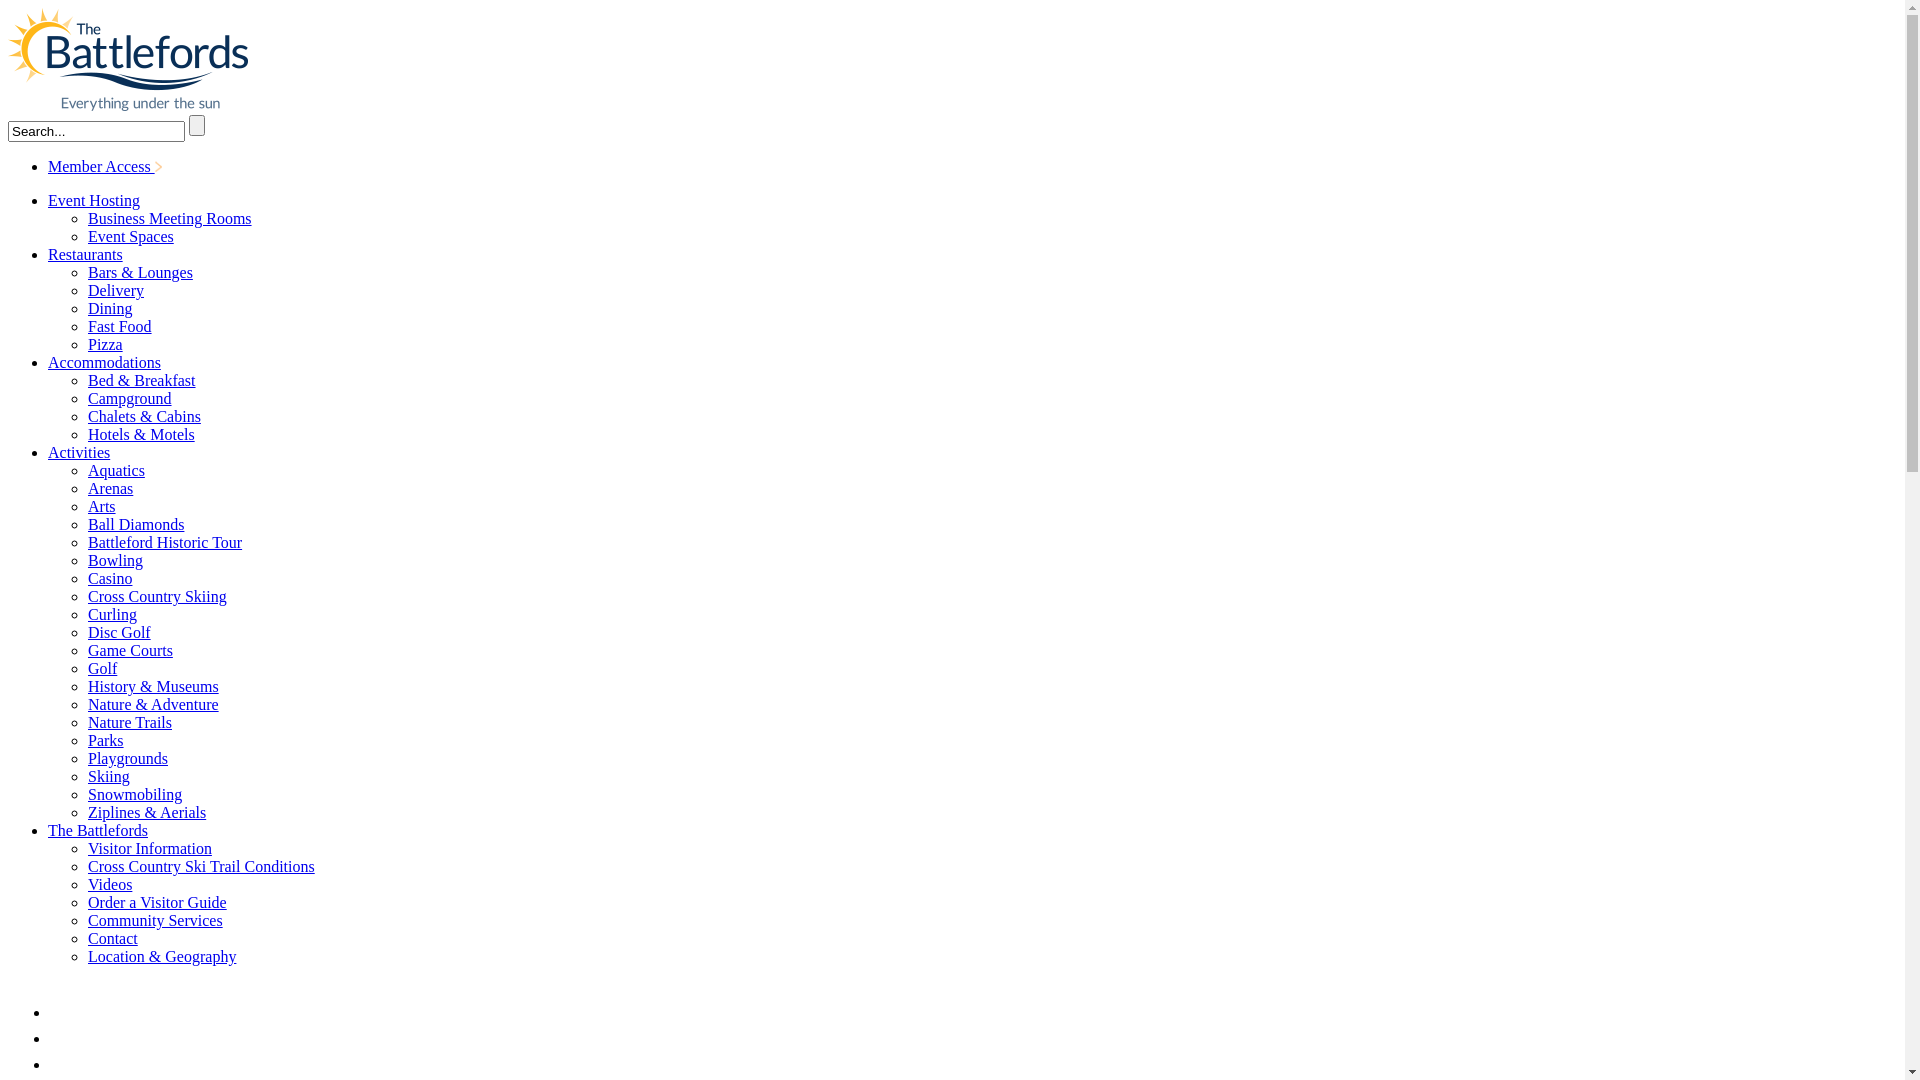 Image resolution: width=1920 pixels, height=1080 pixels. What do you see at coordinates (128, 398) in the screenshot?
I see `'Campground'` at bounding box center [128, 398].